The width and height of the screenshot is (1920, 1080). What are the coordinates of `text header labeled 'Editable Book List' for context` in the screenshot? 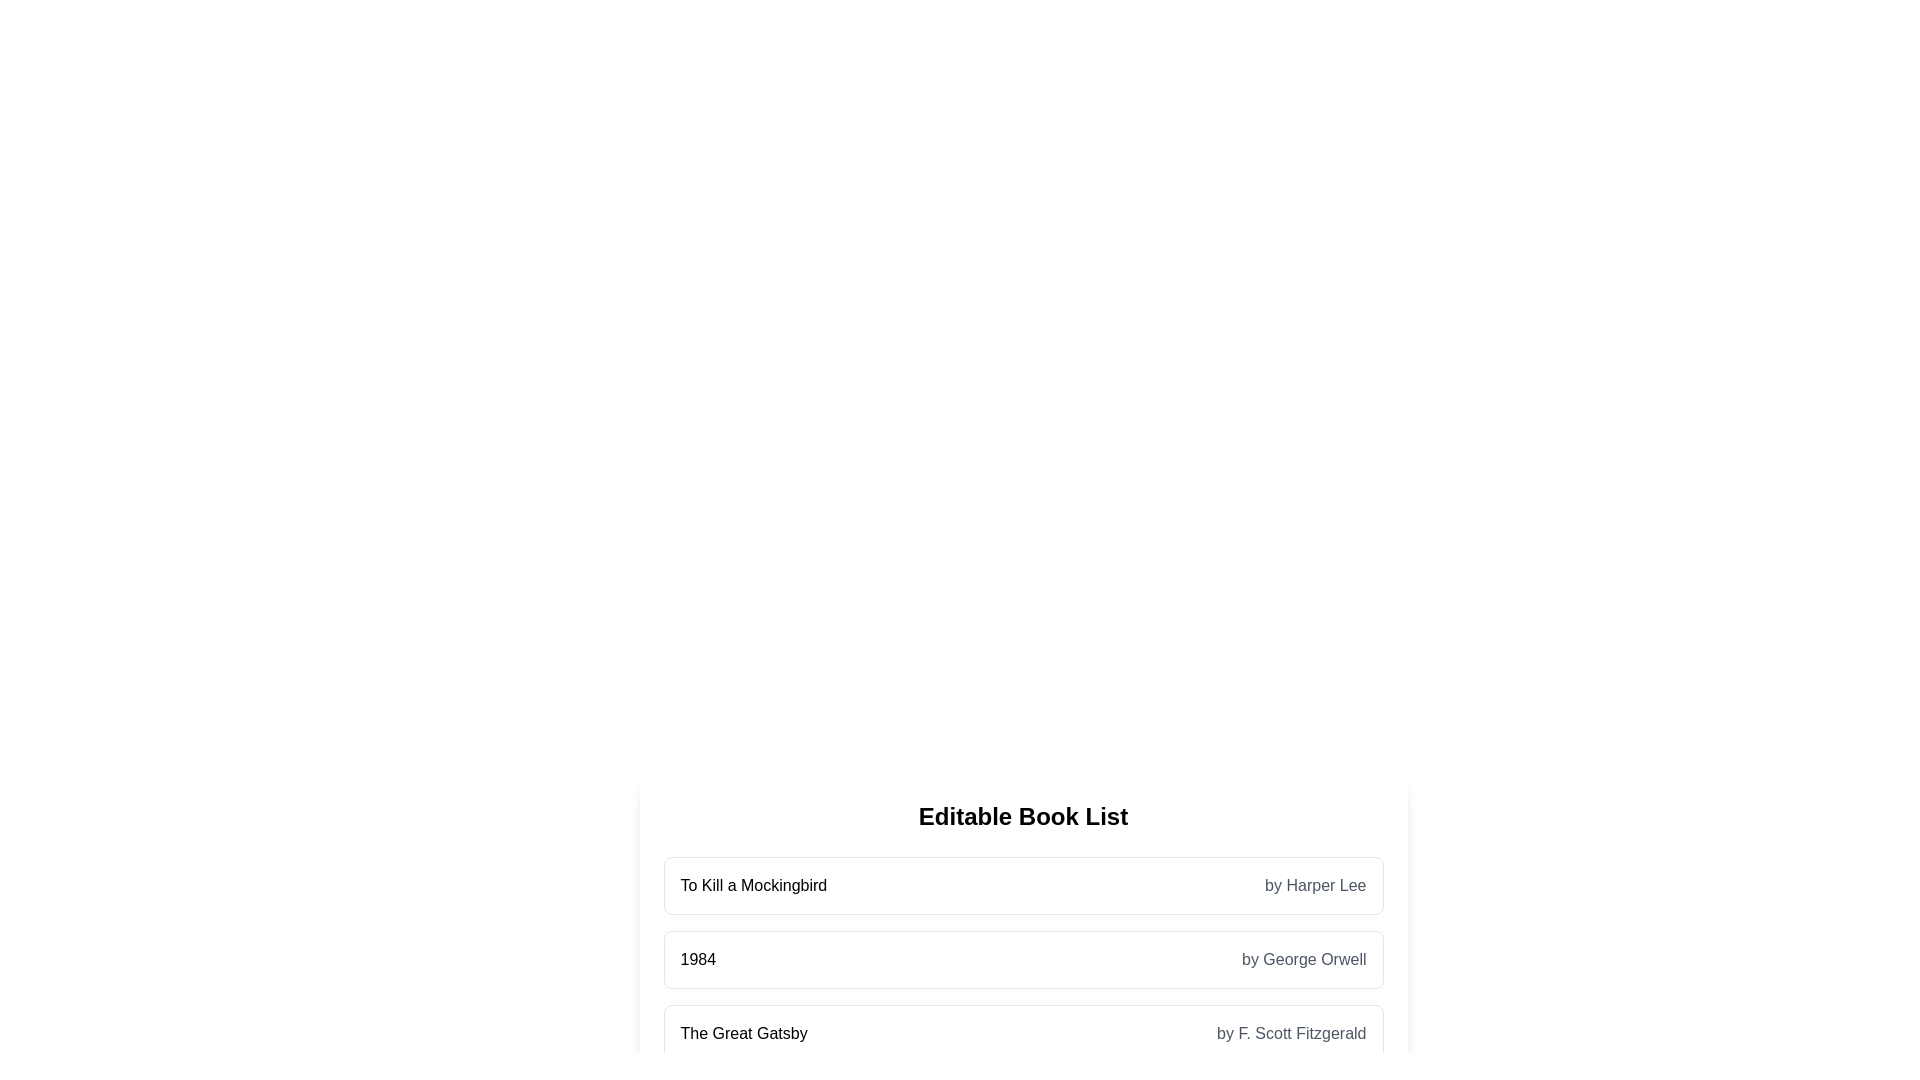 It's located at (1023, 817).